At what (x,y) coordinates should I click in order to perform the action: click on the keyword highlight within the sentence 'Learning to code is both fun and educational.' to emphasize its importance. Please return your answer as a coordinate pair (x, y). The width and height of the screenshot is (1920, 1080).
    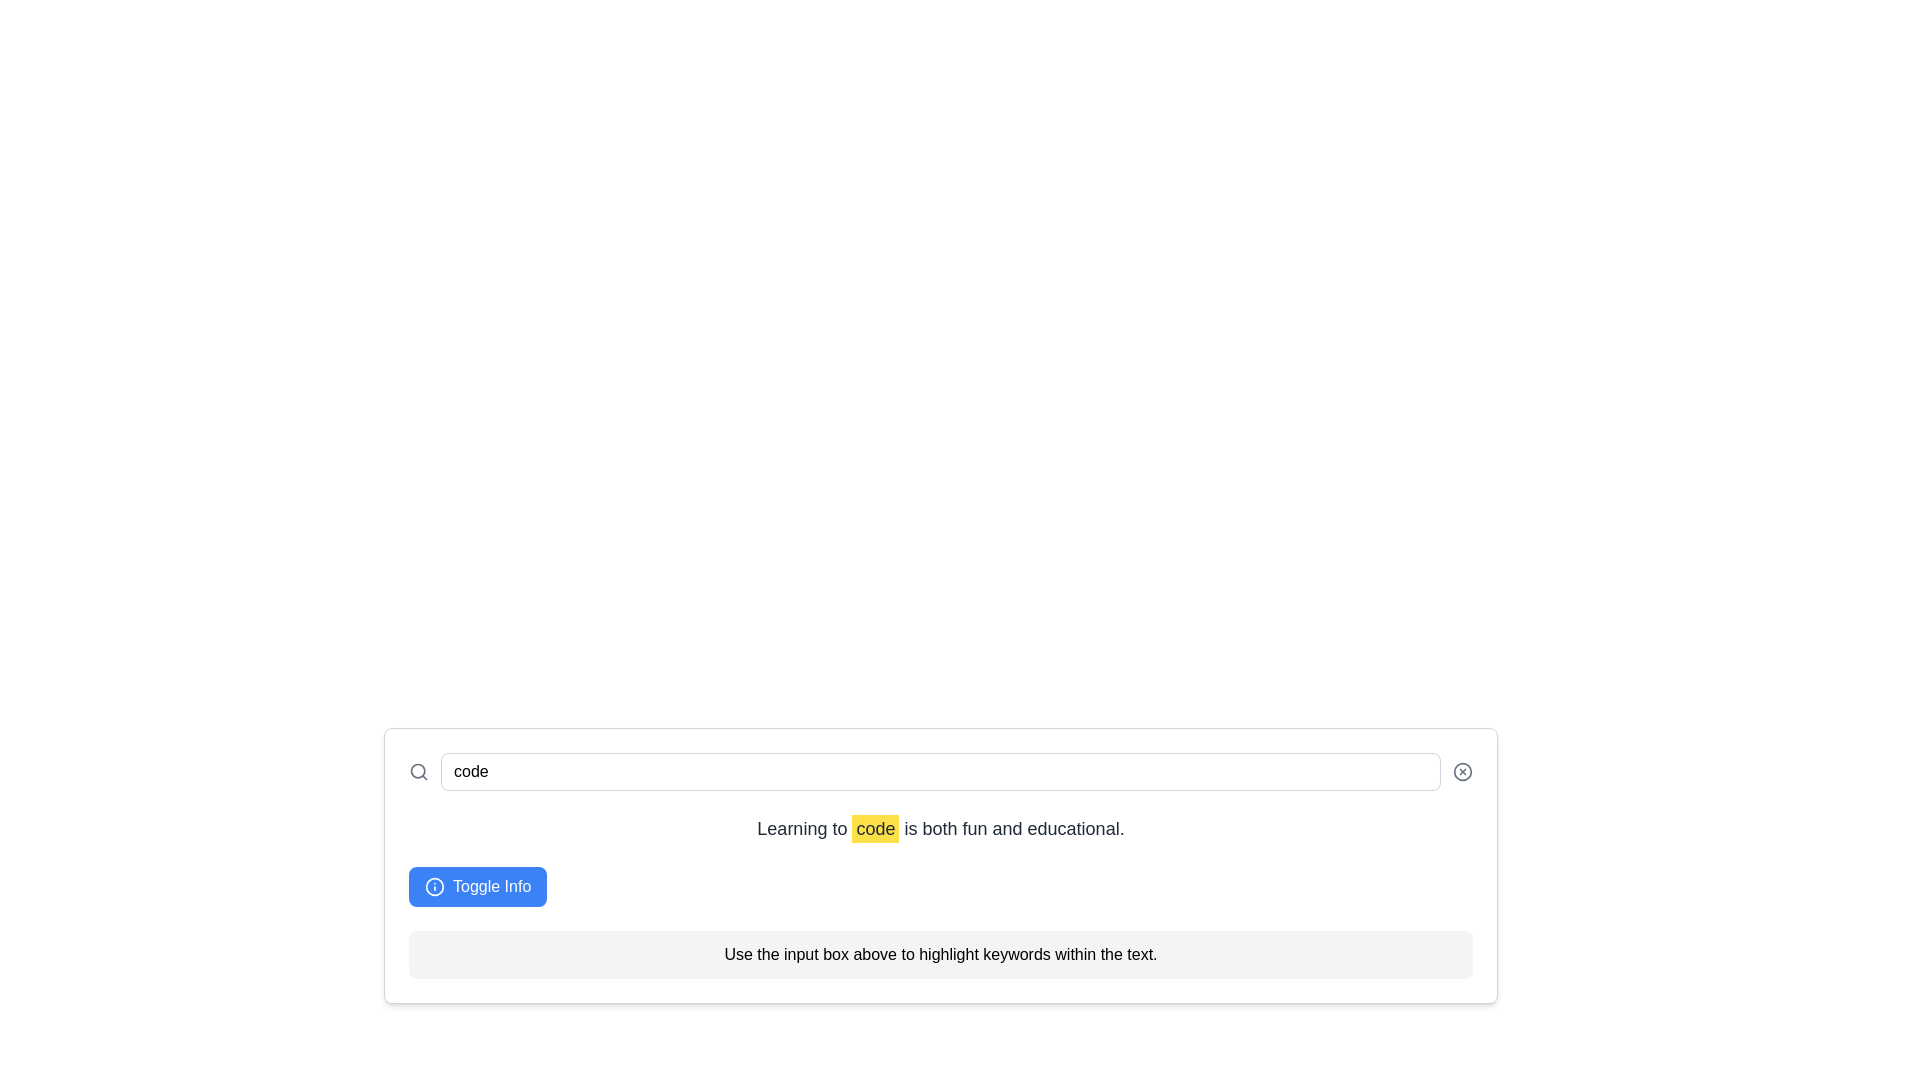
    Looking at the image, I should click on (875, 829).